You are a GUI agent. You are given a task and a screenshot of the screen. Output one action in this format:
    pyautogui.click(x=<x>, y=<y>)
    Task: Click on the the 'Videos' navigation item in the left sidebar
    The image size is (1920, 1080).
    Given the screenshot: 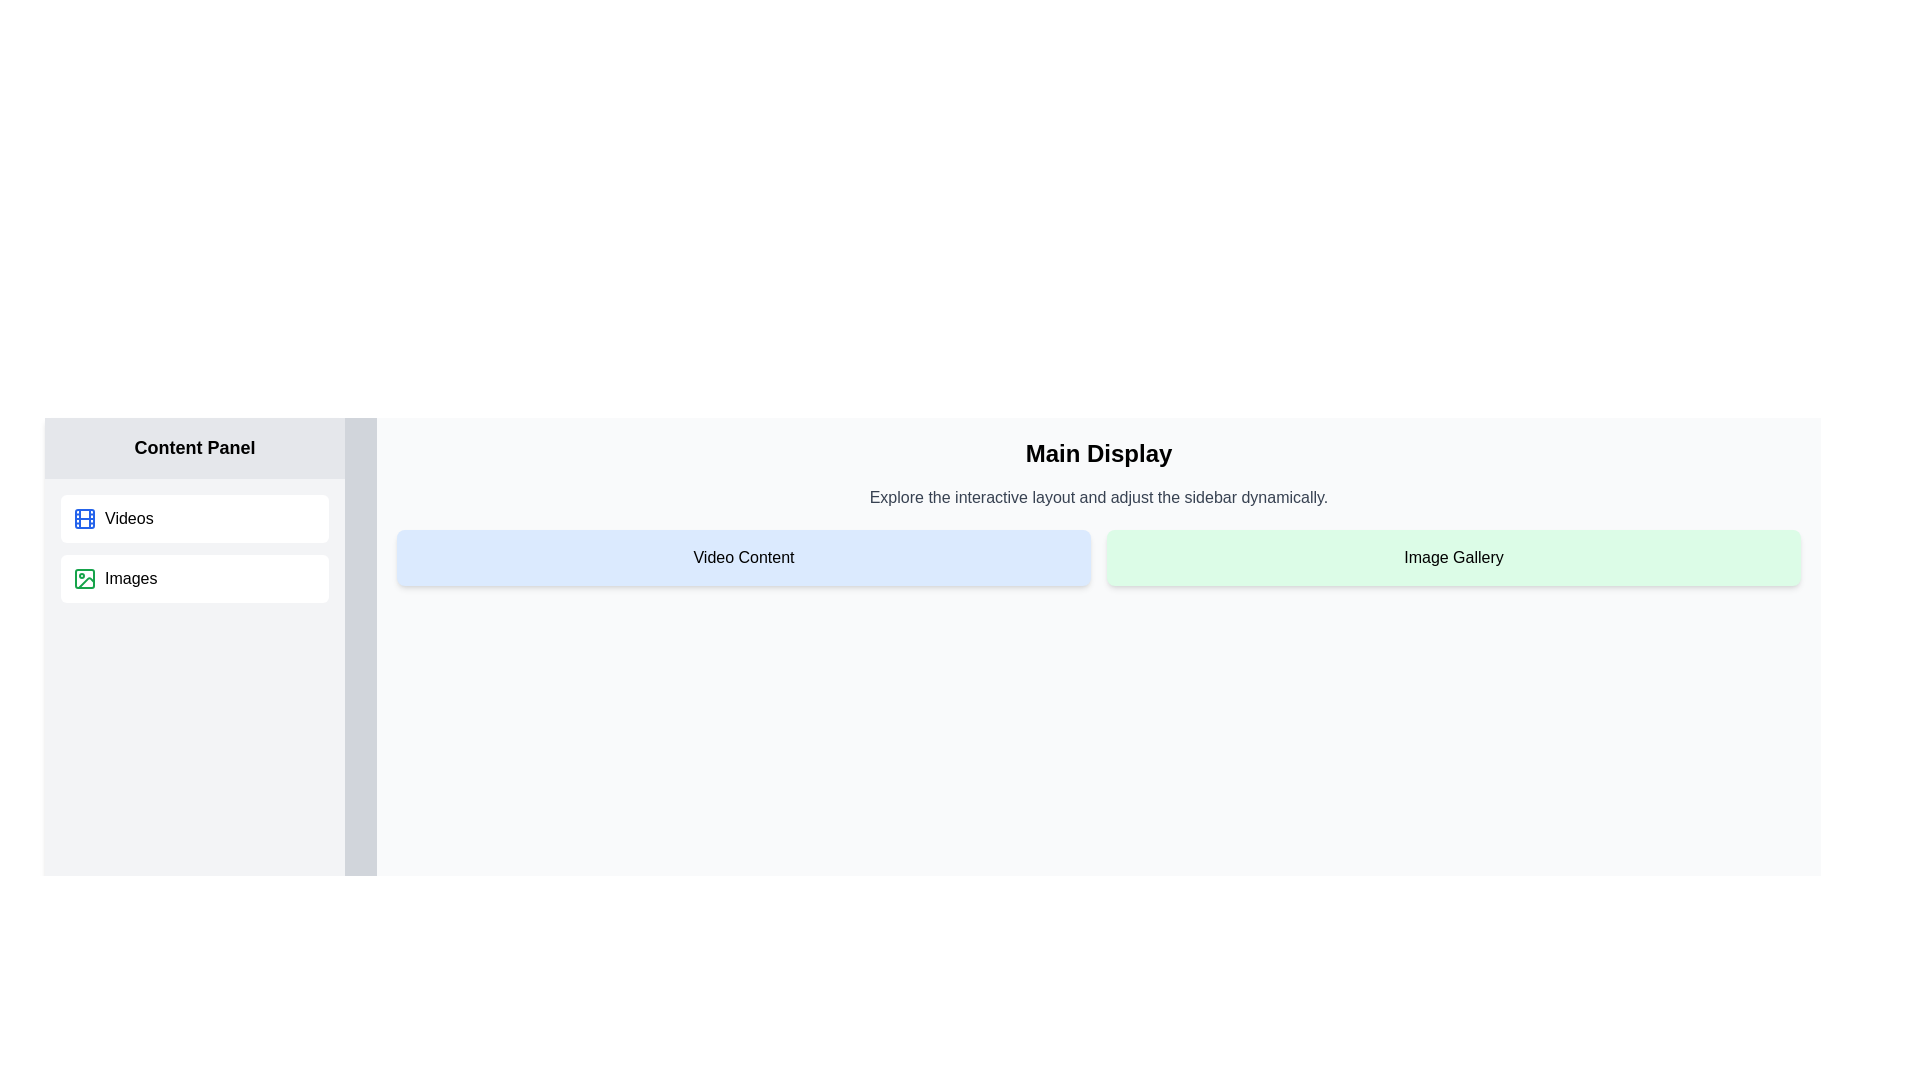 What is the action you would take?
    pyautogui.click(x=195, y=518)
    